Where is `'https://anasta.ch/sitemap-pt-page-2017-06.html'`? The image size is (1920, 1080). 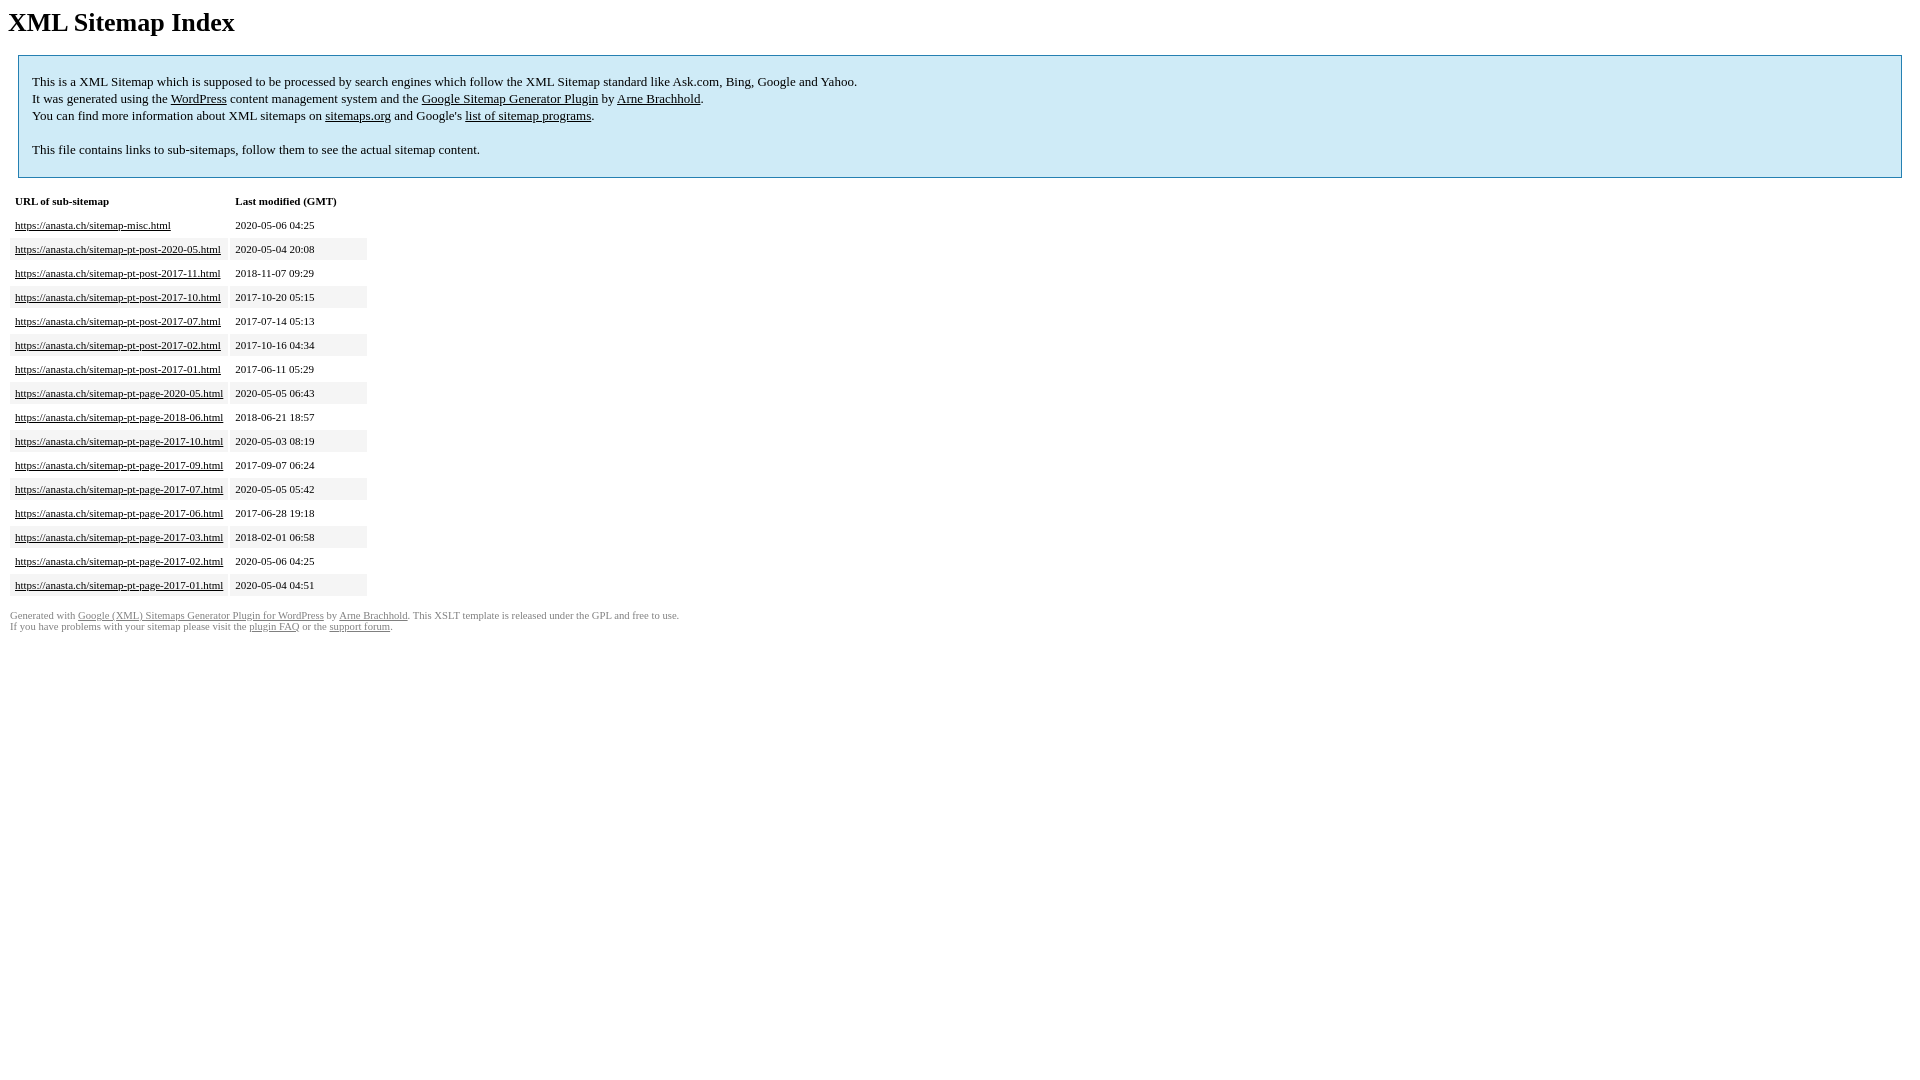 'https://anasta.ch/sitemap-pt-page-2017-06.html' is located at coordinates (118, 512).